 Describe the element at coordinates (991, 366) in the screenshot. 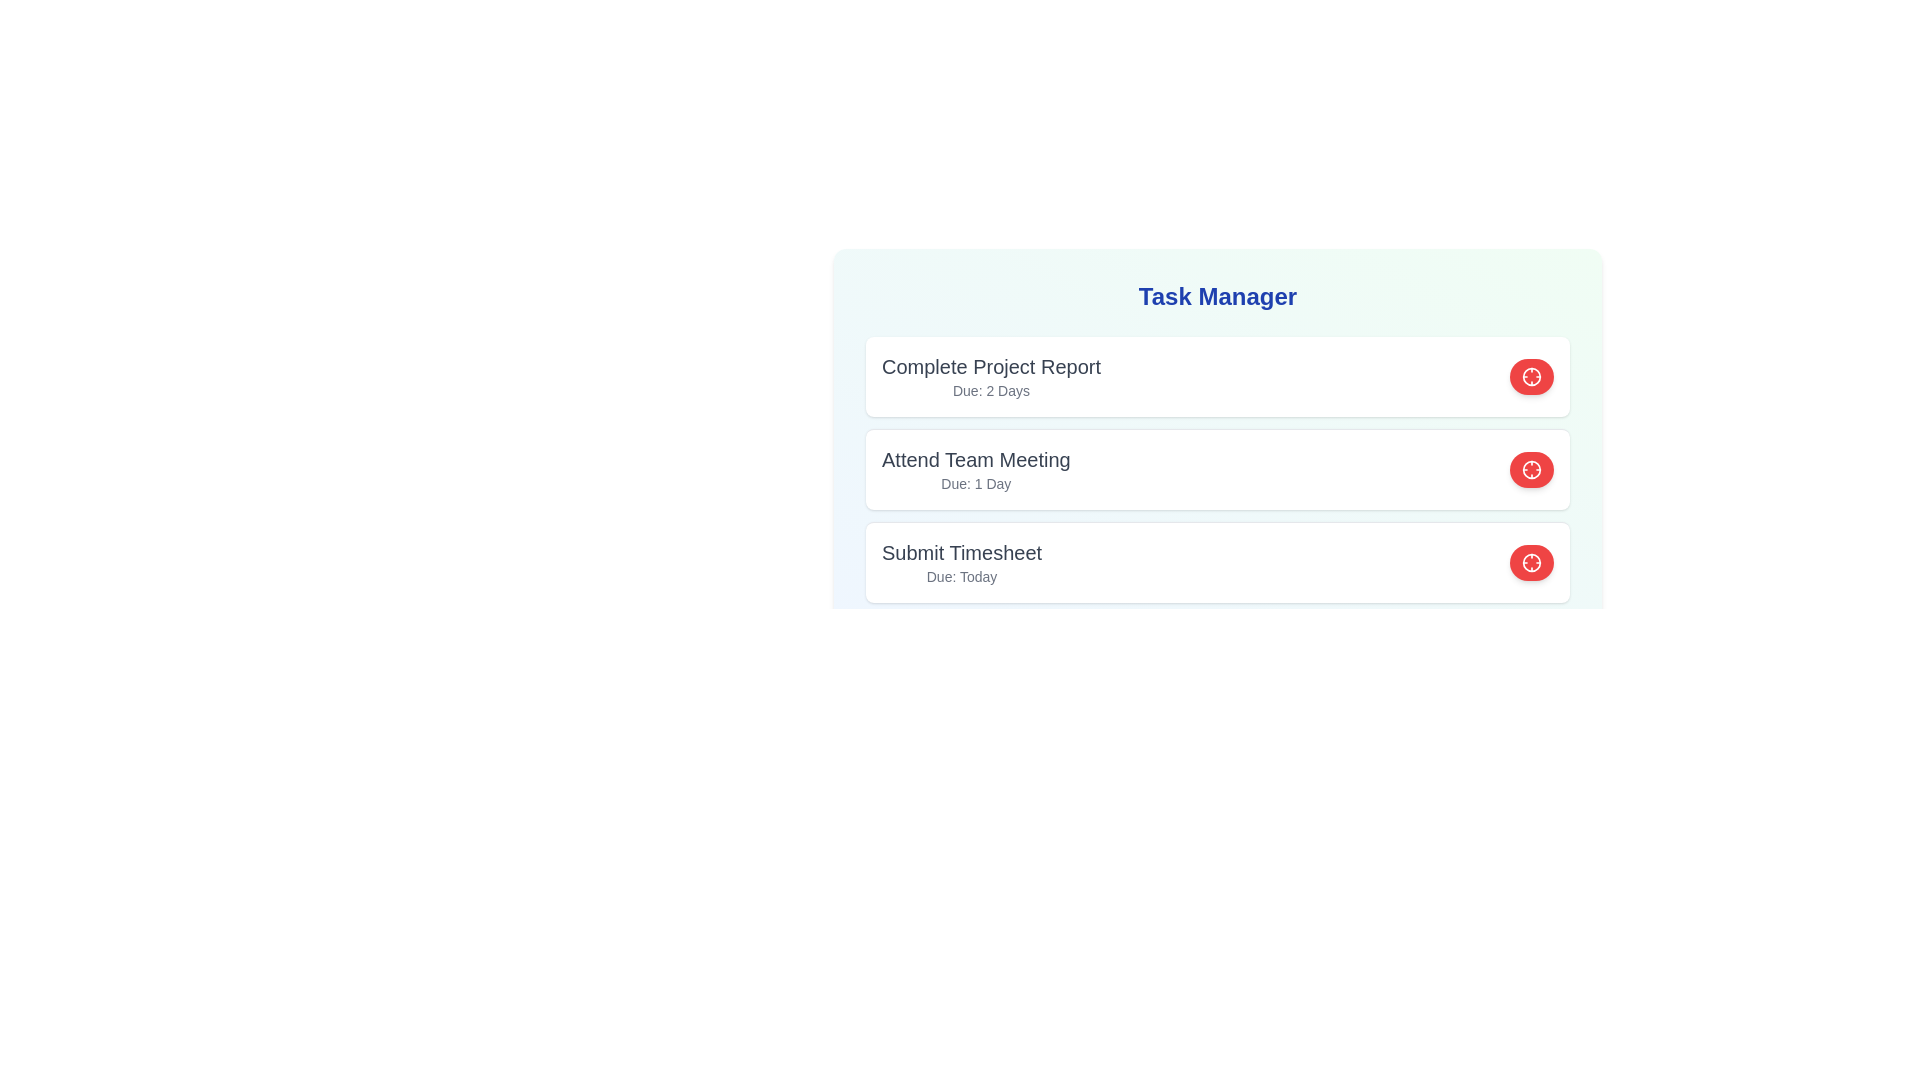

I see `the Text Label element in the Task Manager that serves as a header for a task, positioned in the first row of a vertically stacked list` at that location.